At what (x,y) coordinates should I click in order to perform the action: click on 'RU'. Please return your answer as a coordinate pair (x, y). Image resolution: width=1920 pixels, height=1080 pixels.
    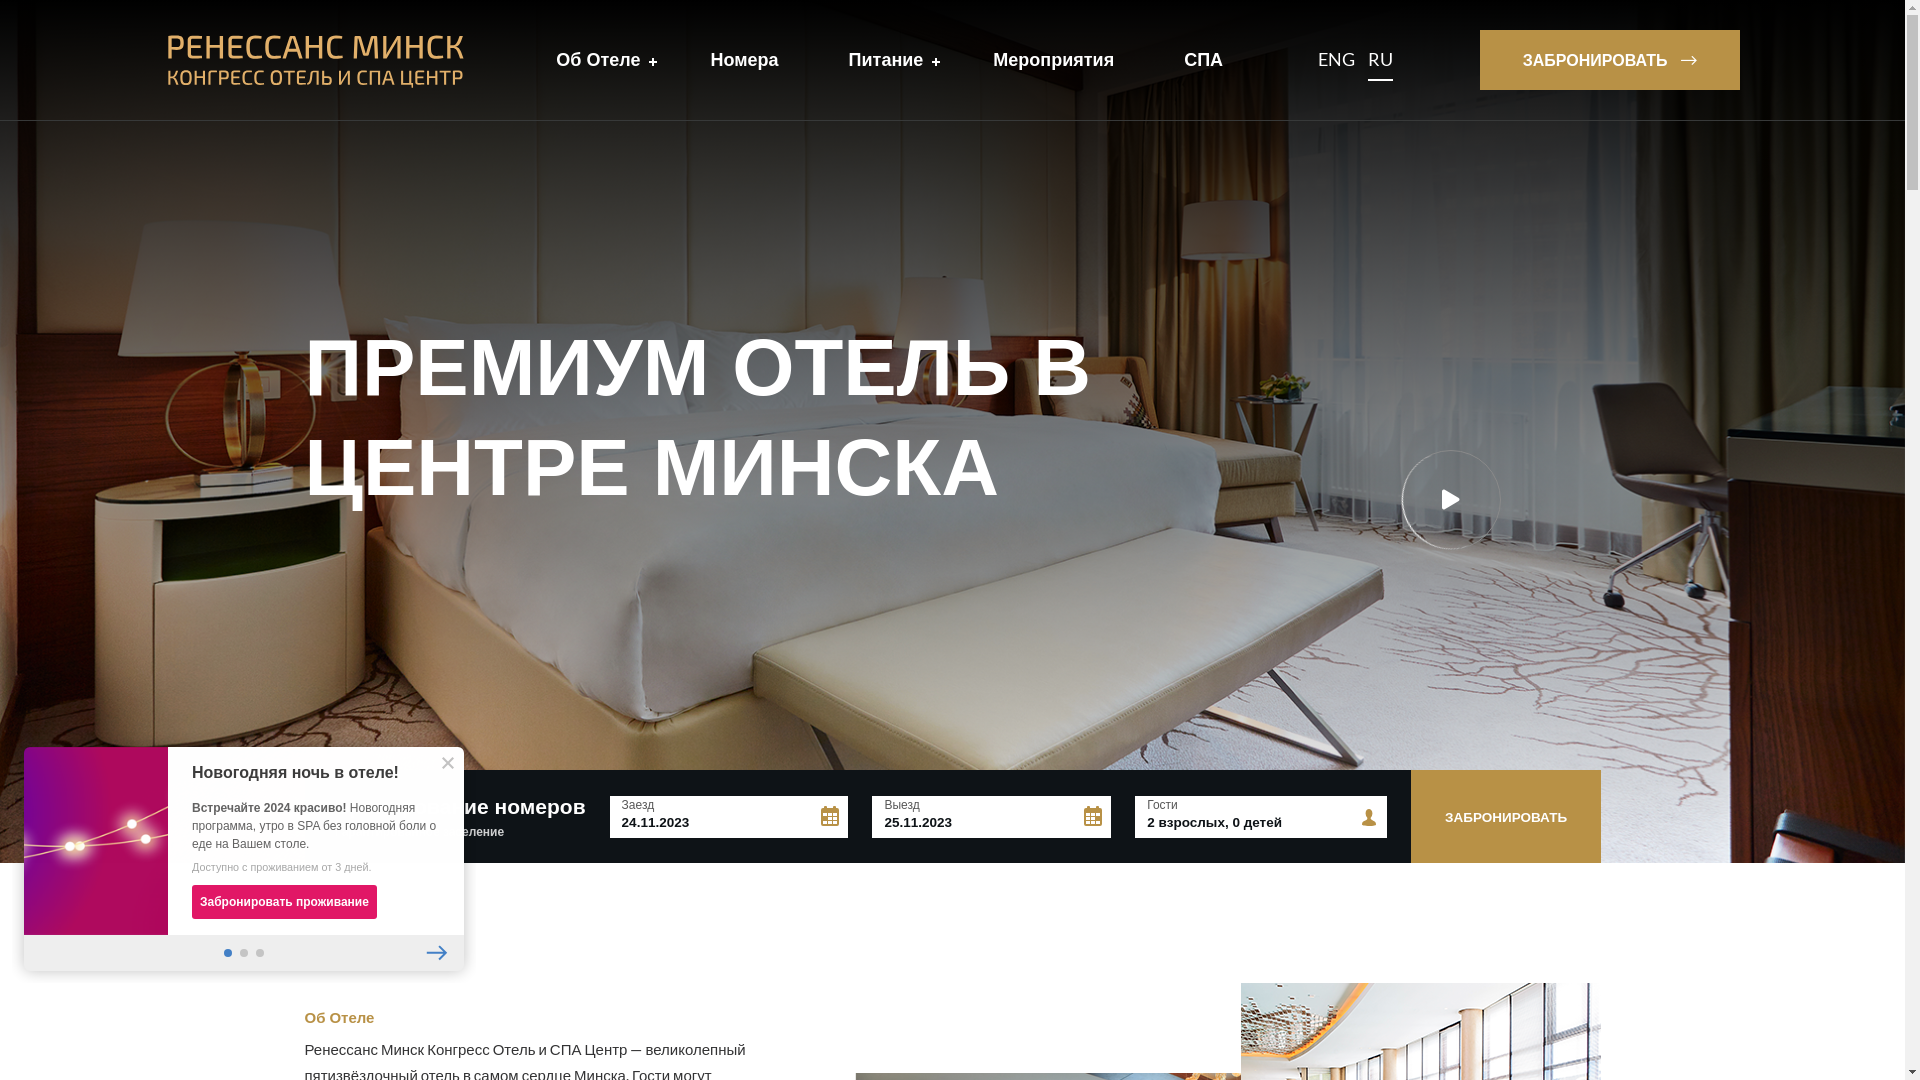
    Looking at the image, I should click on (1379, 59).